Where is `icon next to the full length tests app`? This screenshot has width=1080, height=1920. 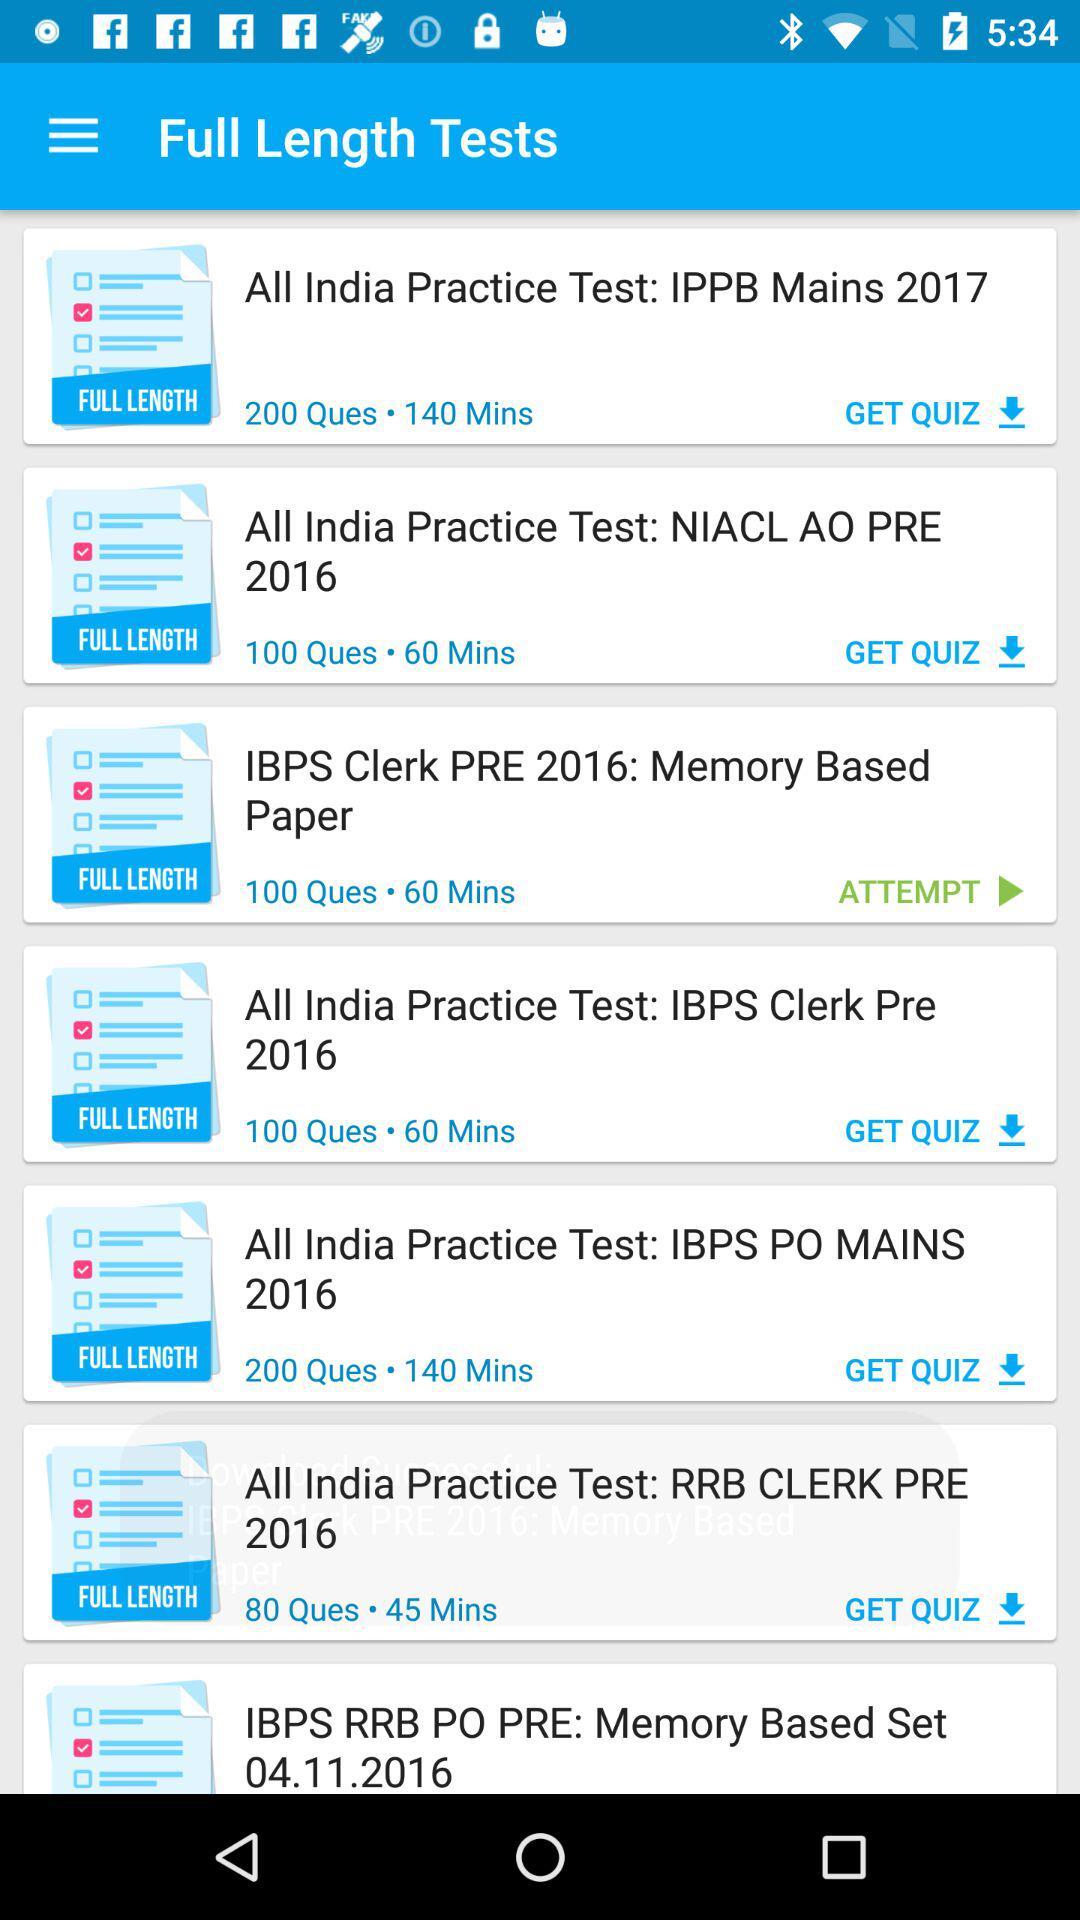 icon next to the full length tests app is located at coordinates (72, 135).